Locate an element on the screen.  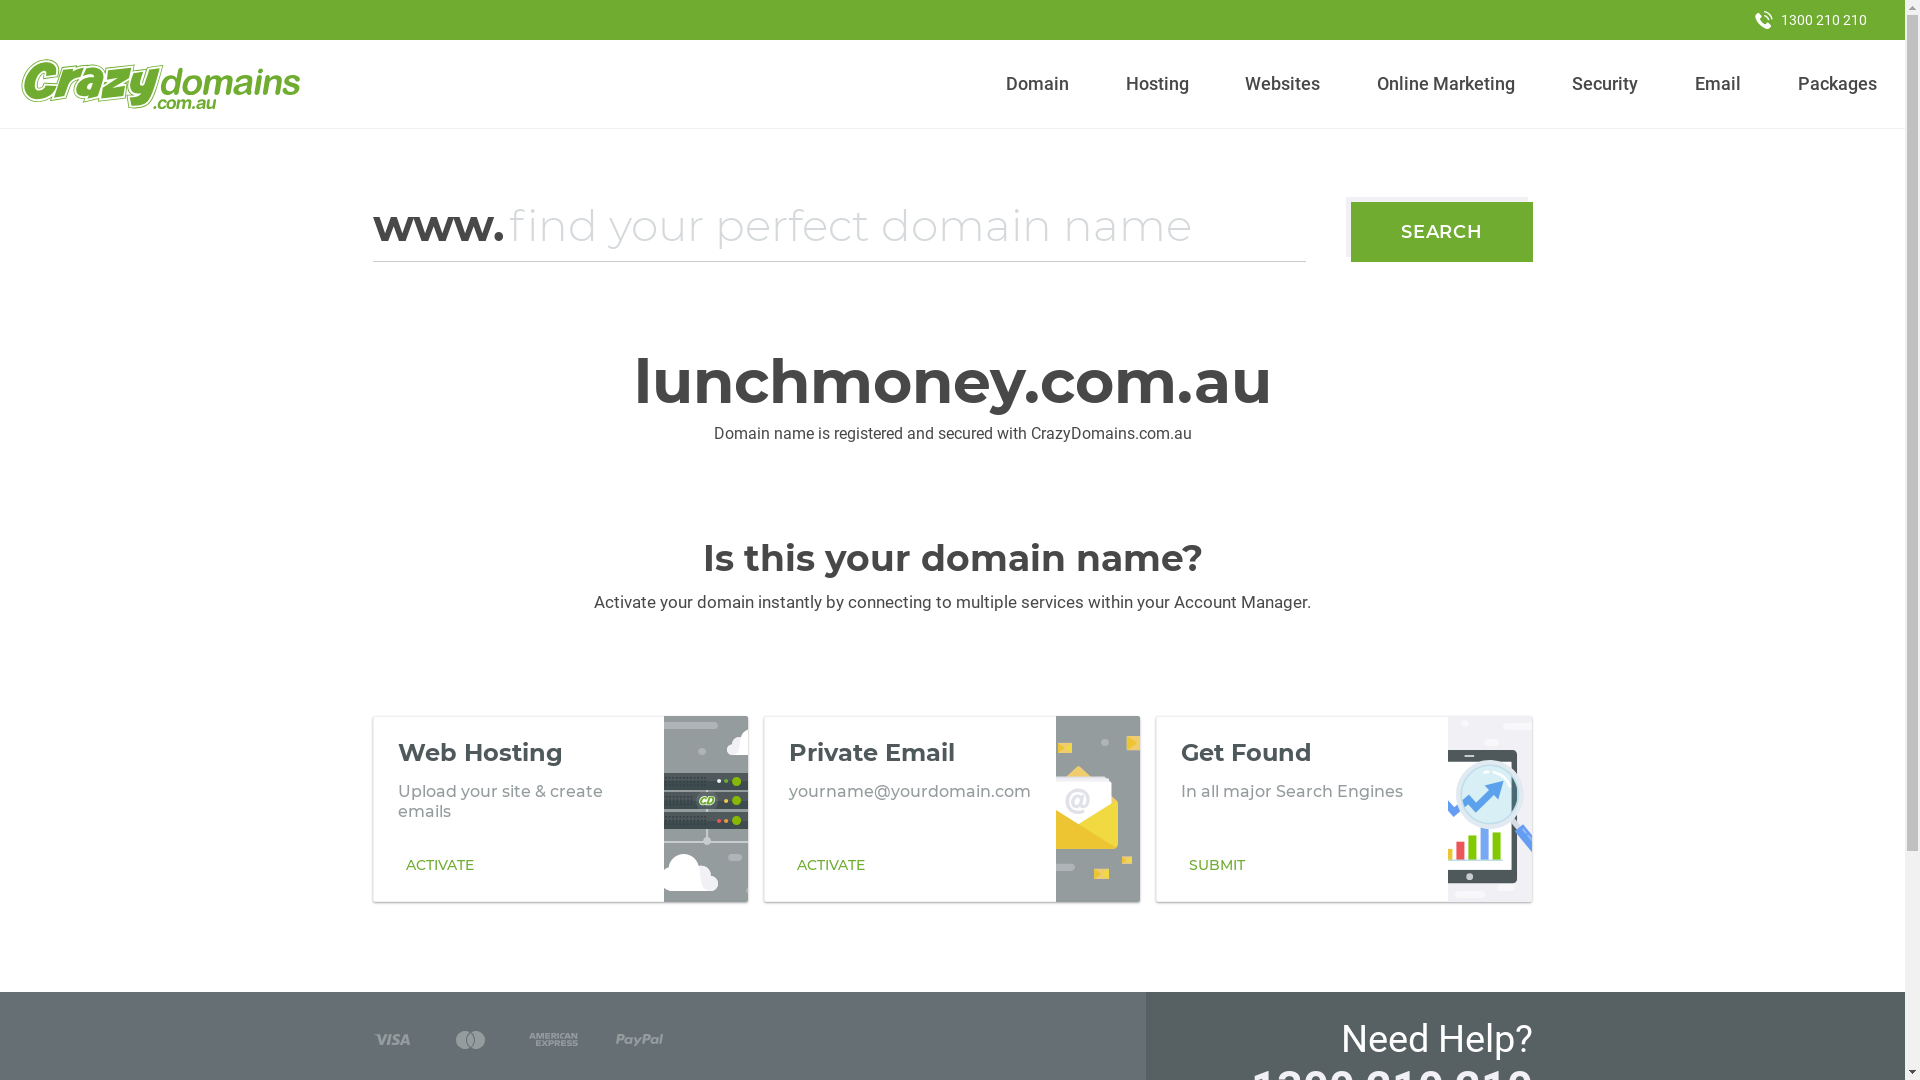
'Security' is located at coordinates (1605, 83).